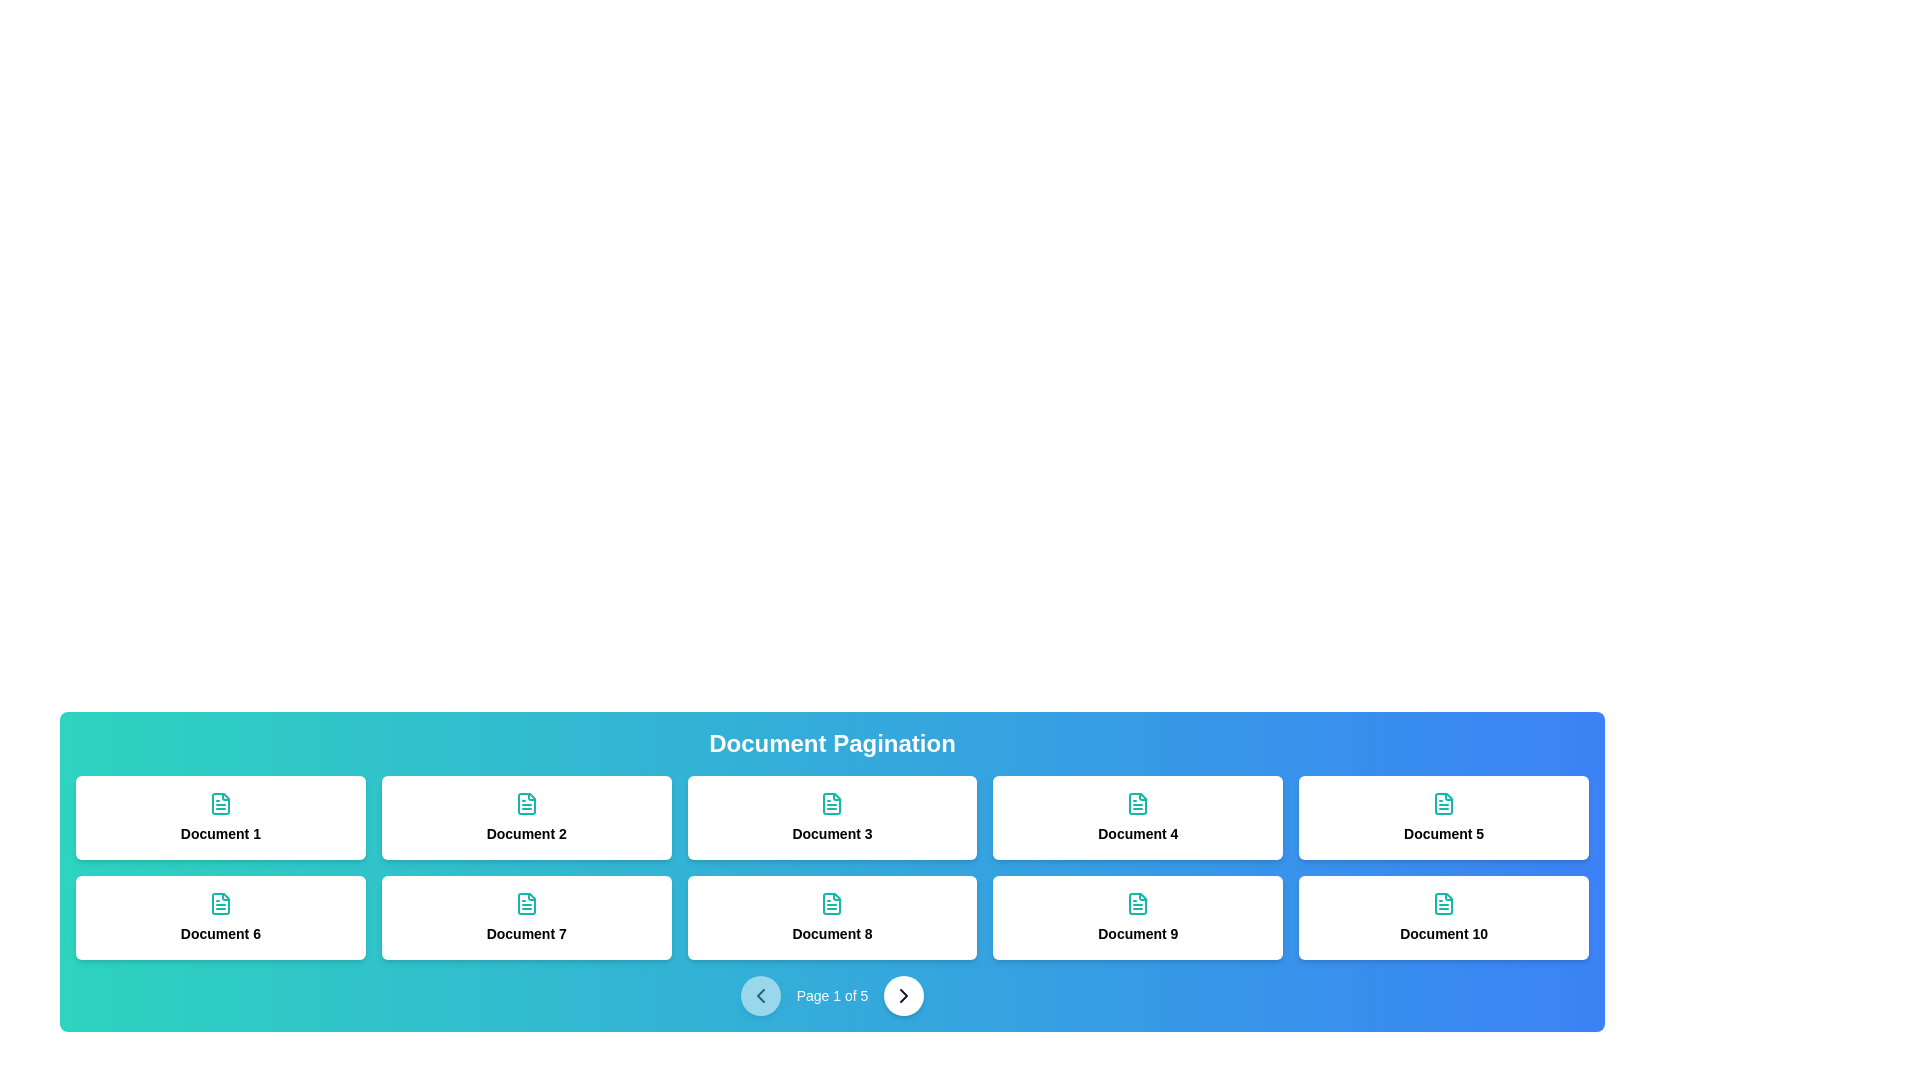  I want to click on the button labeled 'Document 3', which is a rectangular button with rounded corners, a white background, and a blue-green file icon above bold black text, so click(832, 817).